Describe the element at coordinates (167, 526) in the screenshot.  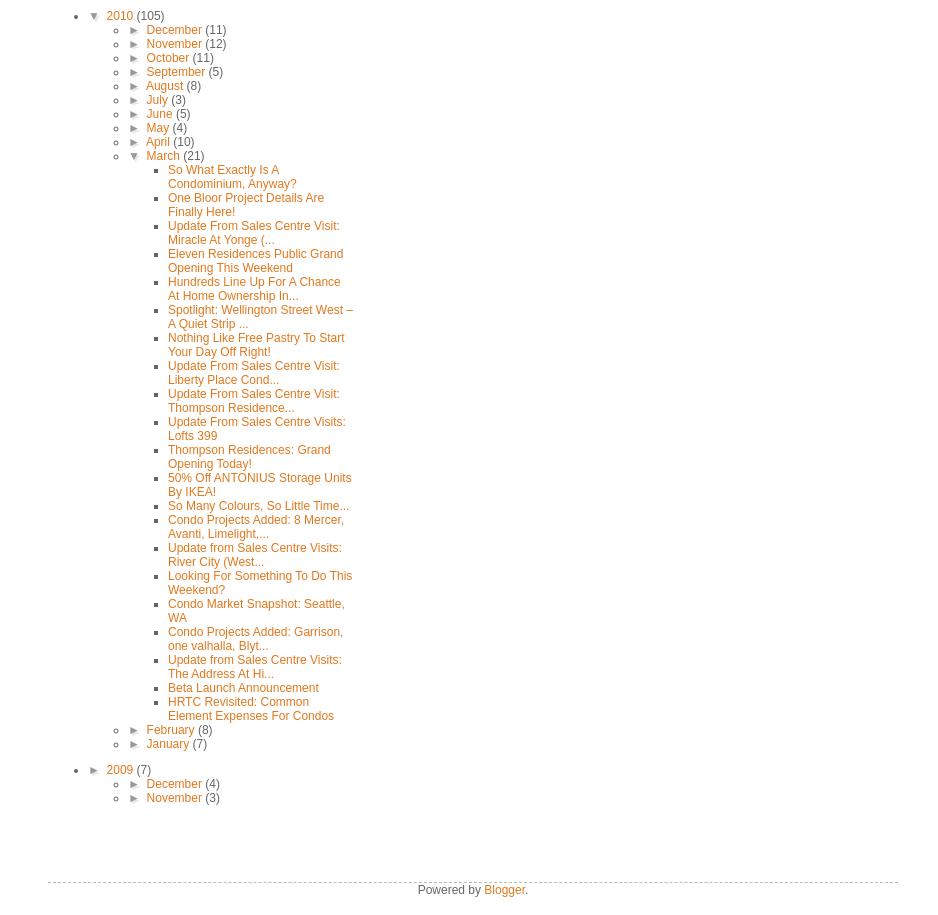
I see `'Condo Projects Added: 8 Mercer, Avanti, Limelight,...'` at that location.